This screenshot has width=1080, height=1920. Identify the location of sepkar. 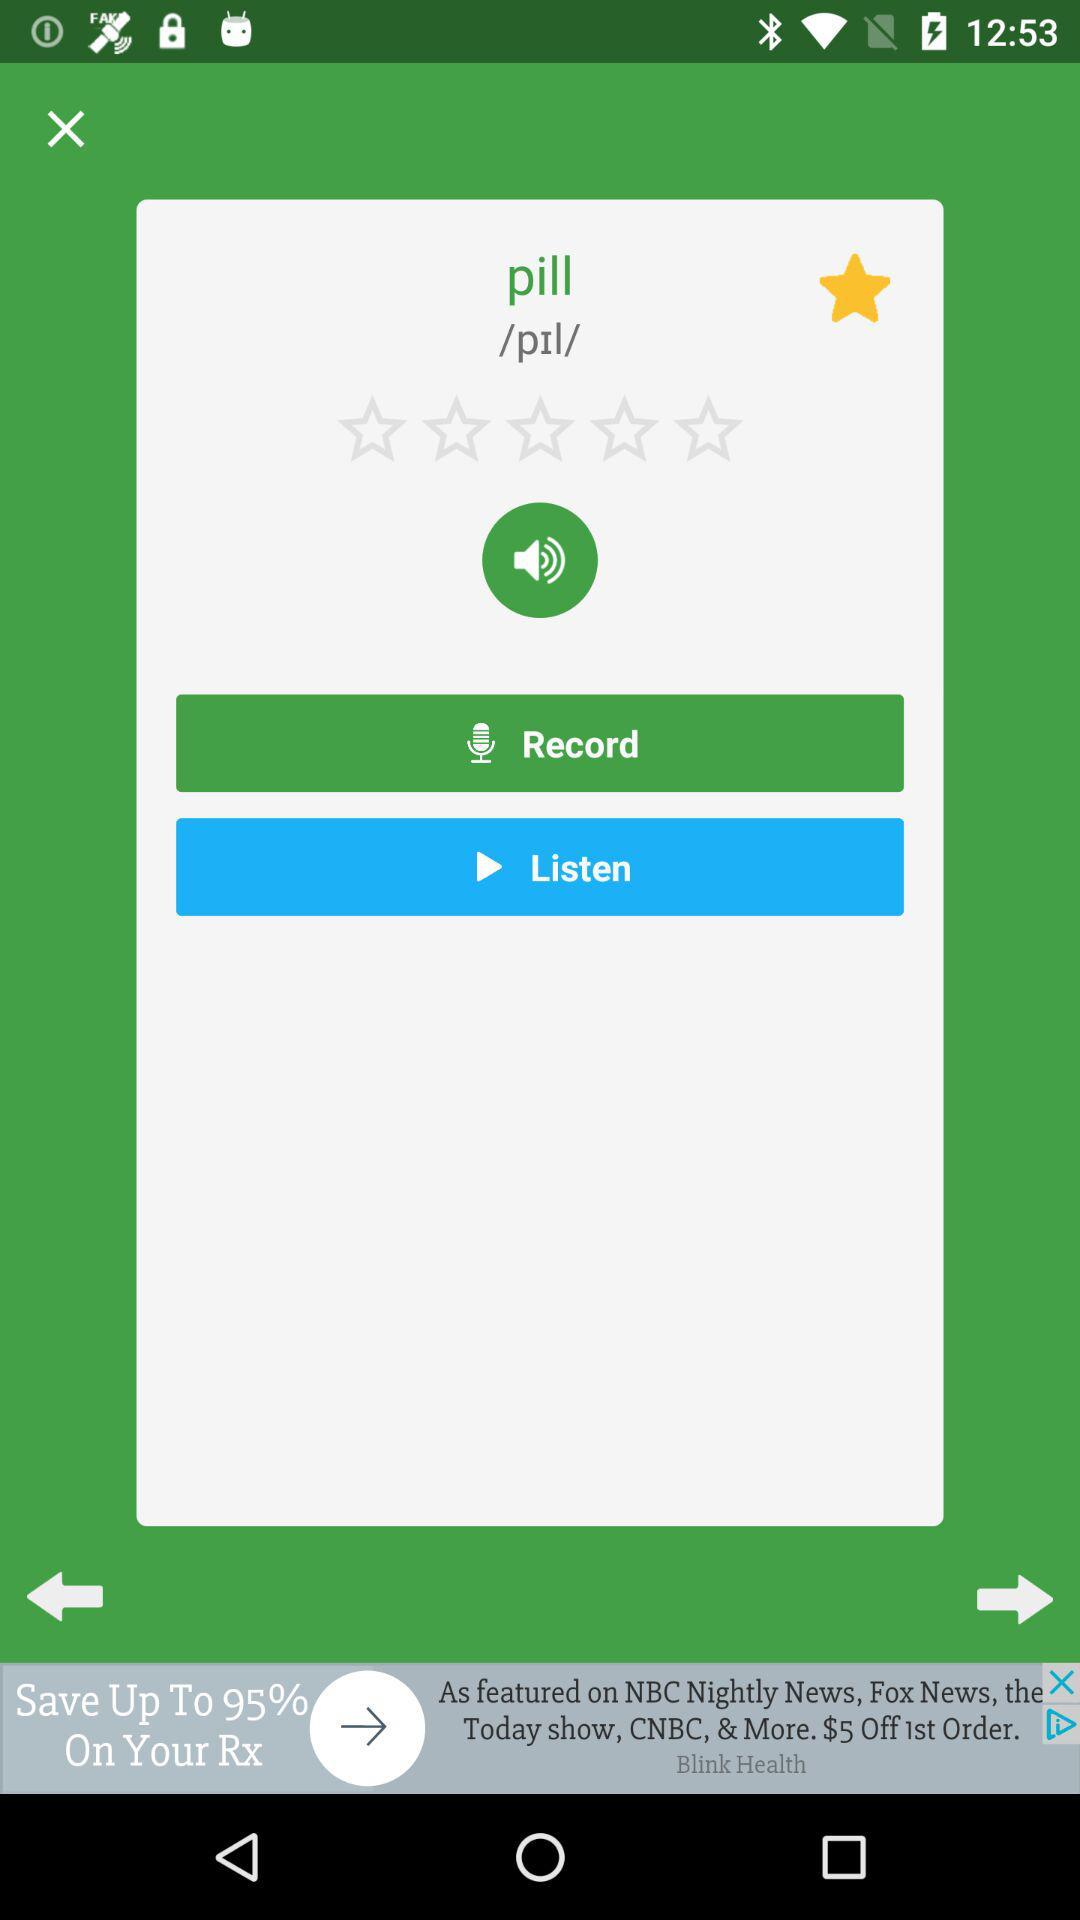
(540, 560).